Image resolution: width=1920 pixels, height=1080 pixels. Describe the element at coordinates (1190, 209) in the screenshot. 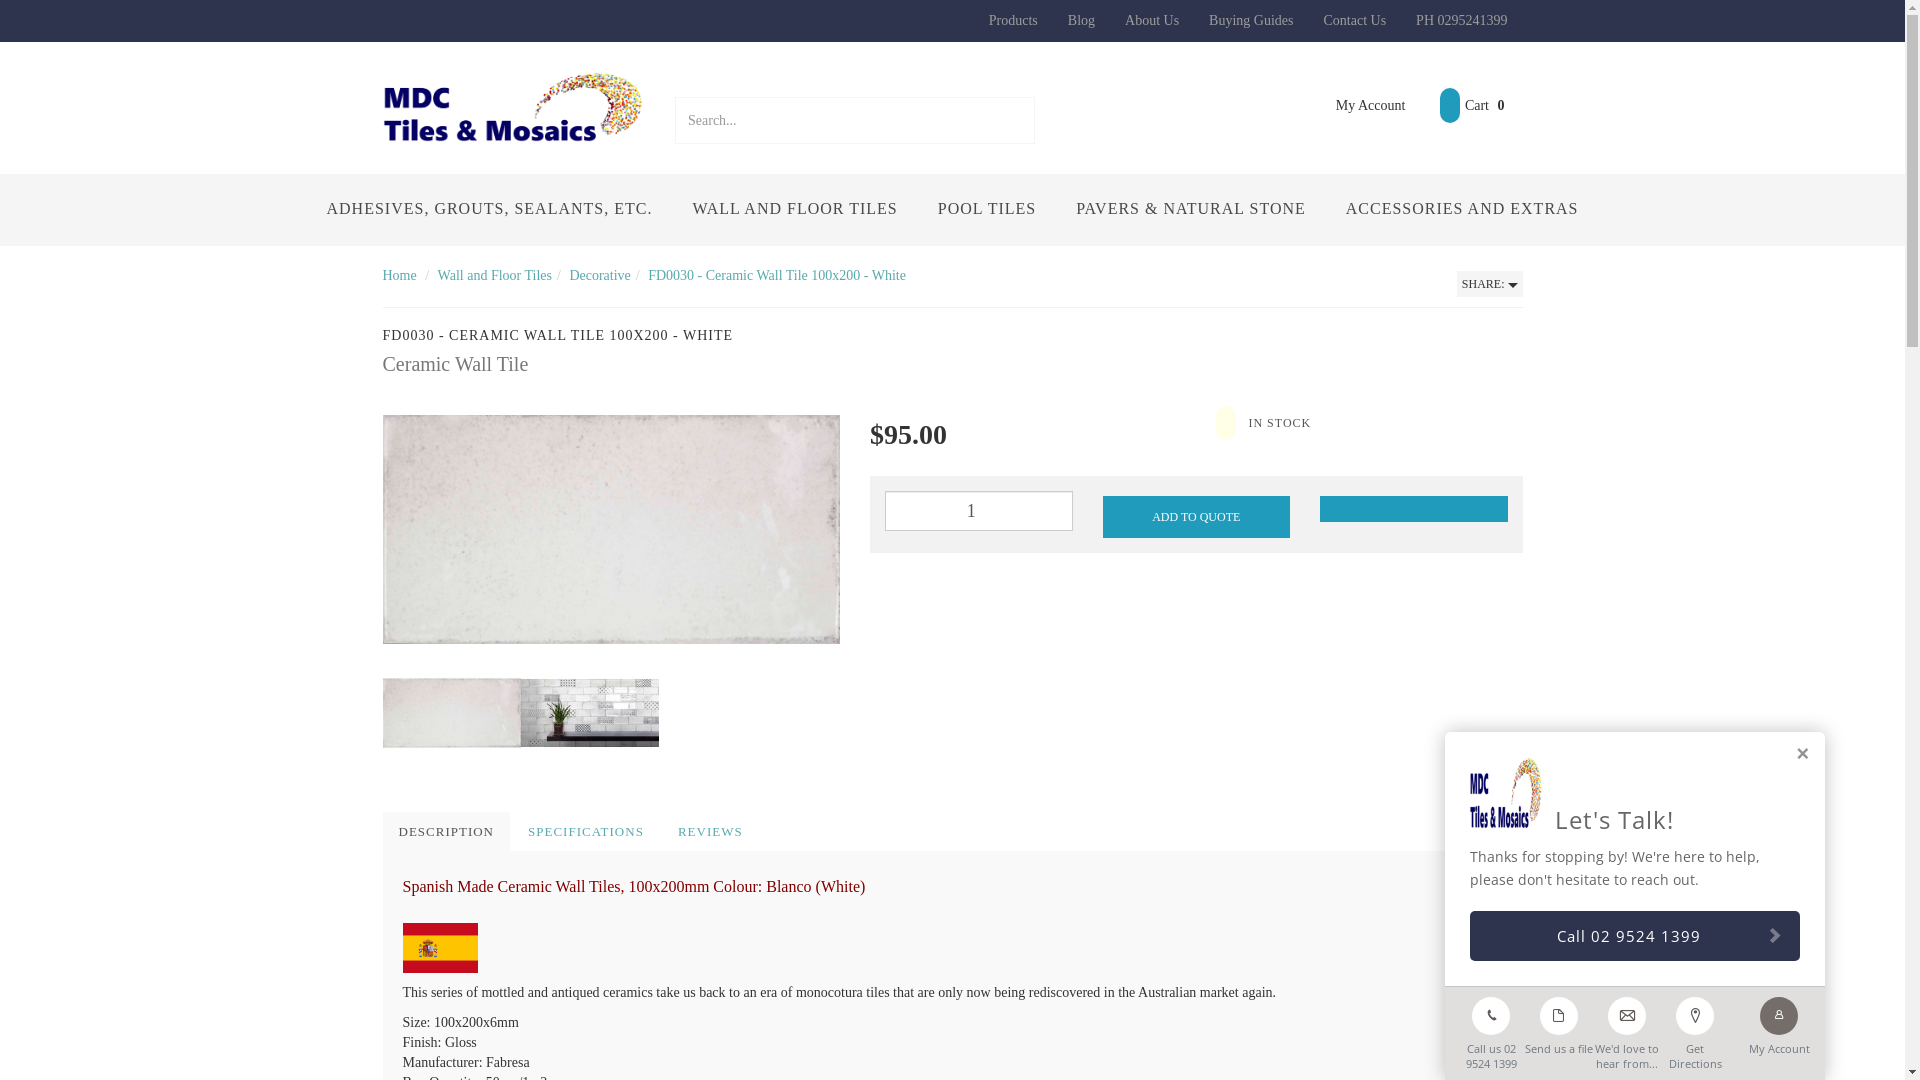

I see `'PAVERS & NATURAL STONE'` at that location.